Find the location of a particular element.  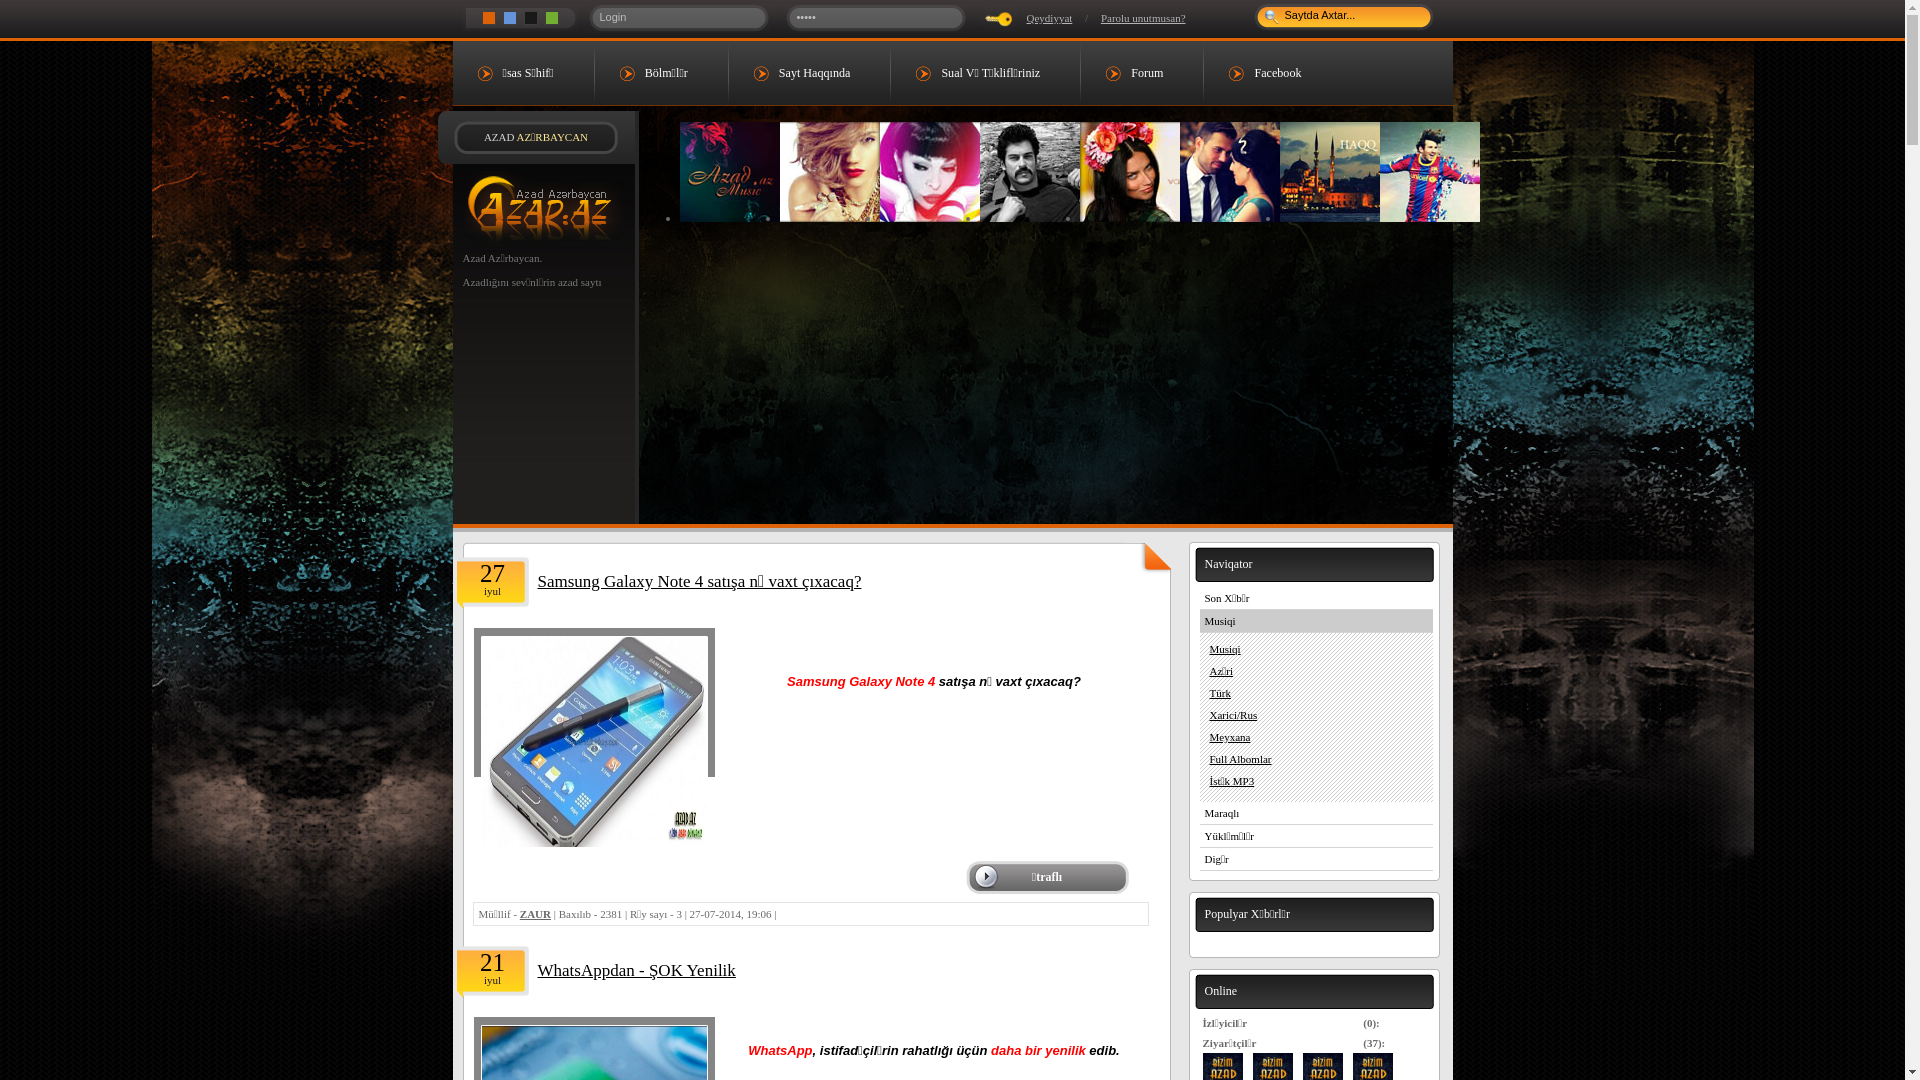

'Sevgi - Romantika' is located at coordinates (1429, 171).